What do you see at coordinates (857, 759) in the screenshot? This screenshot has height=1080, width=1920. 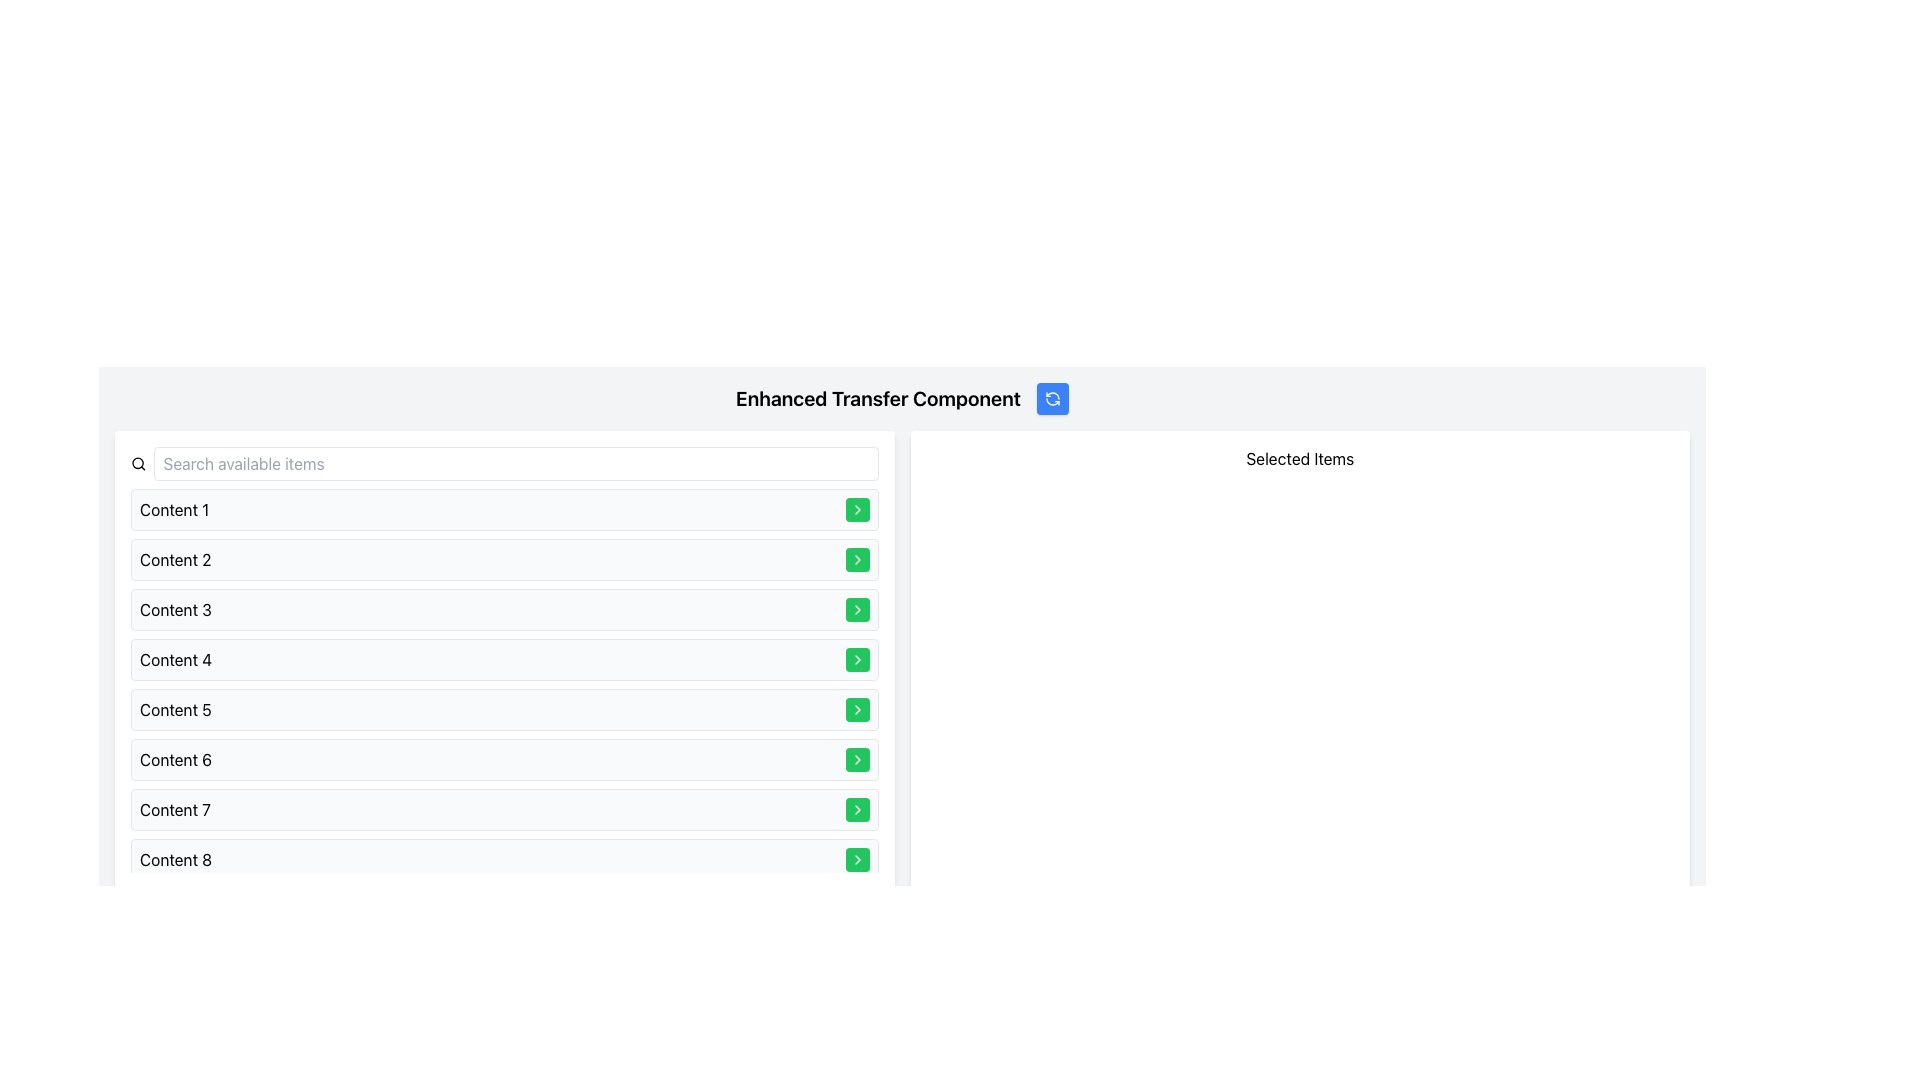 I see `the icon button located on the left-hand side of the seventh list item` at bounding box center [857, 759].